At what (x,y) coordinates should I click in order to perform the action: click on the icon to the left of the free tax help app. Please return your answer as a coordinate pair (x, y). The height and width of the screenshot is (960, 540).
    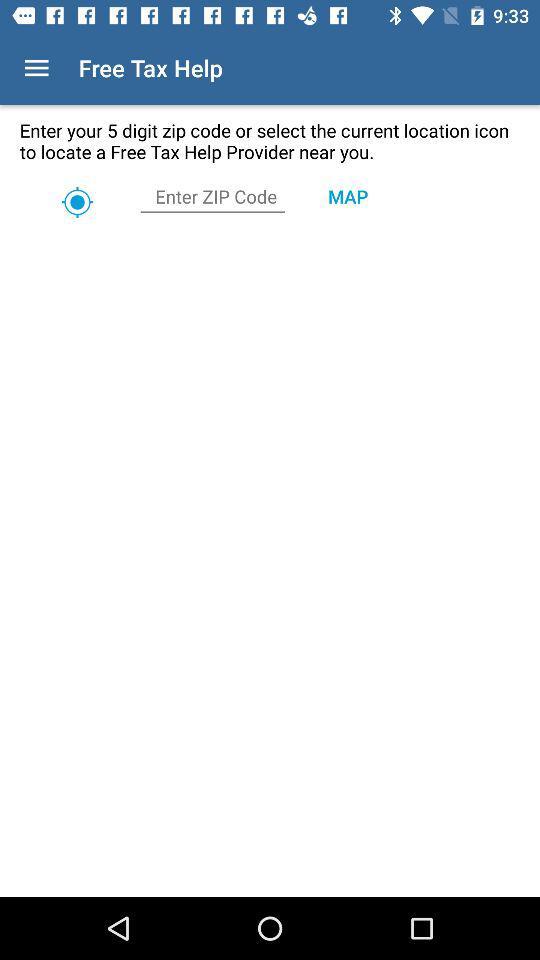
    Looking at the image, I should click on (36, 68).